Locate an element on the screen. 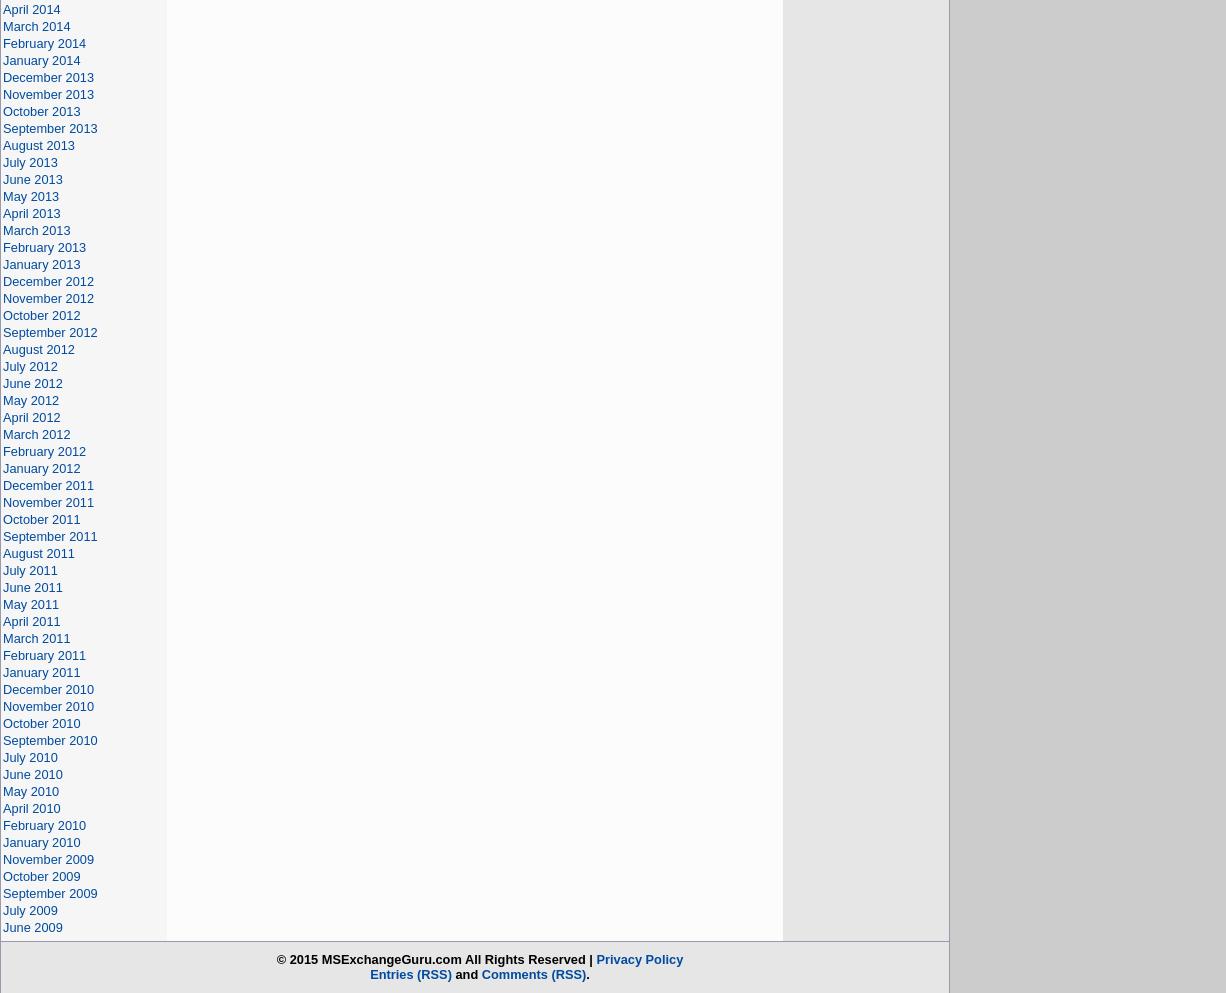  'April 2014' is located at coordinates (31, 8).